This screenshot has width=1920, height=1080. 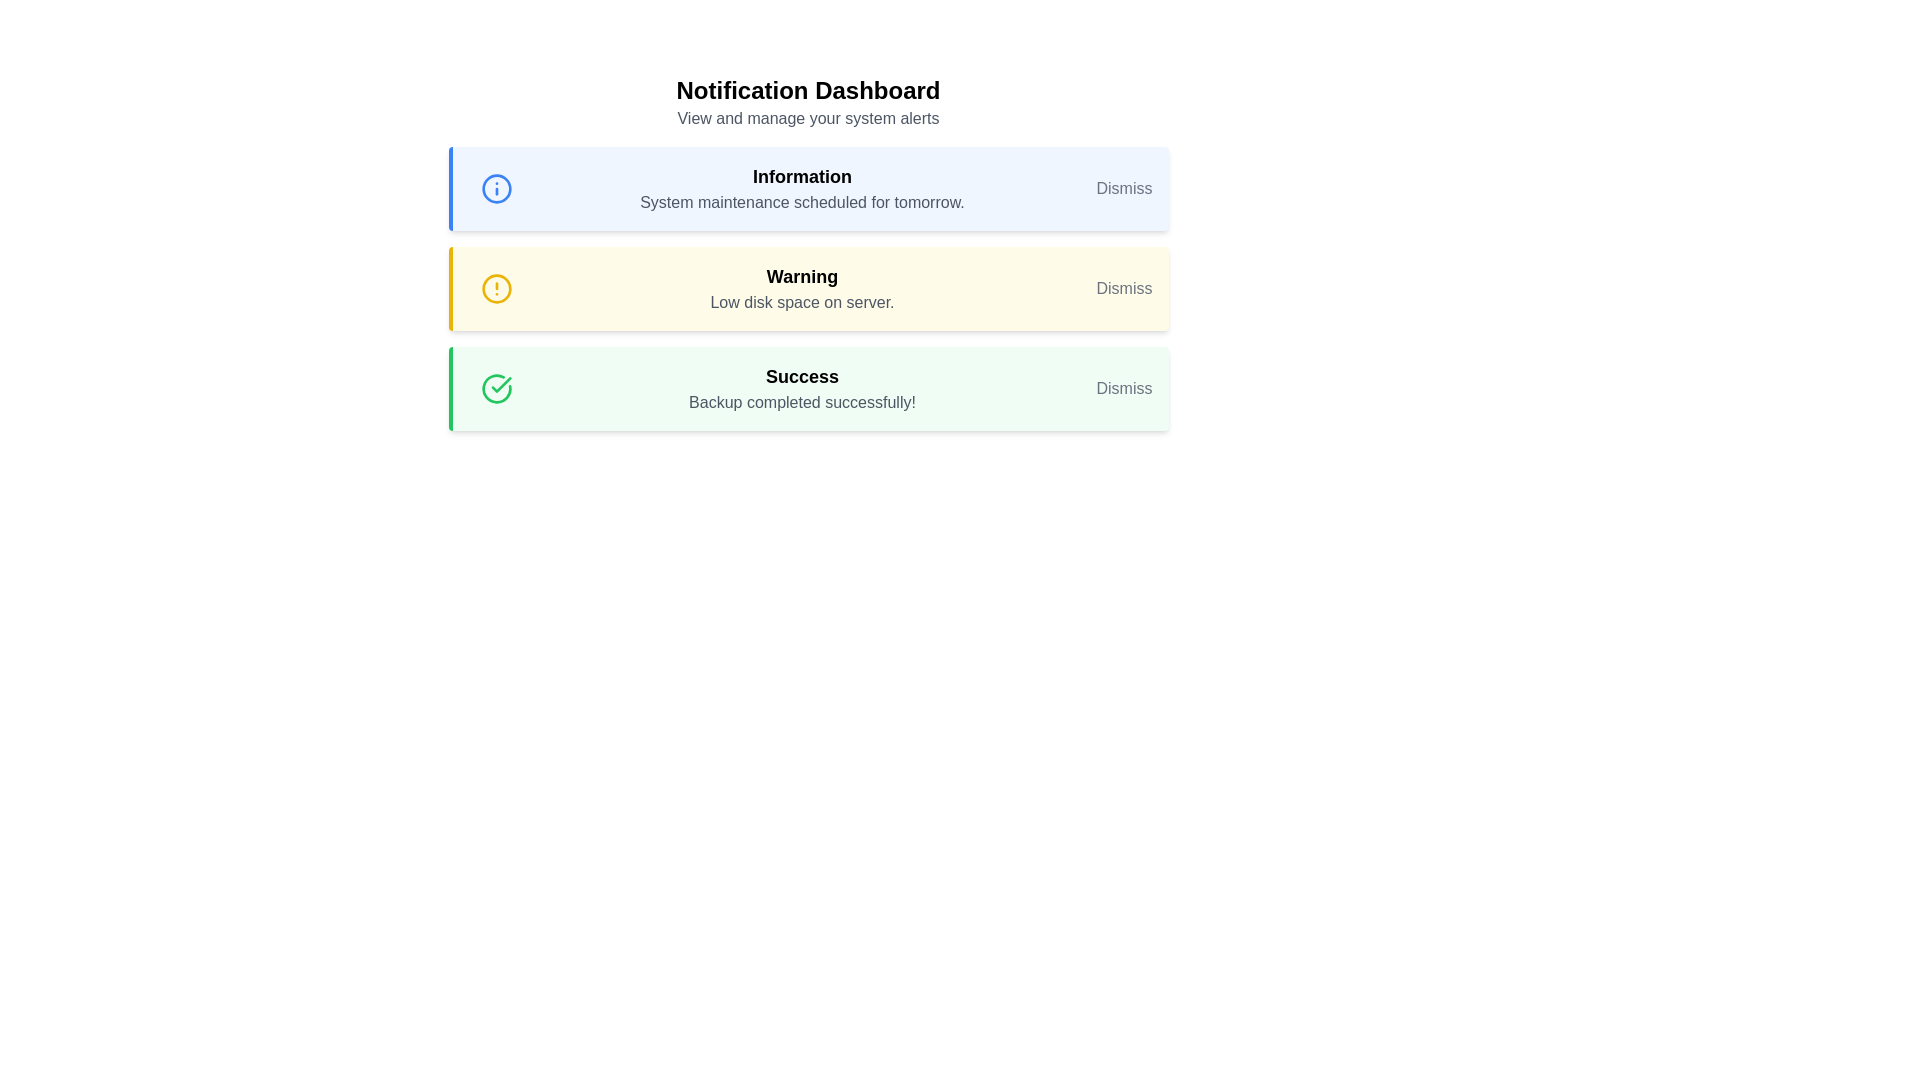 What do you see at coordinates (808, 119) in the screenshot?
I see `the Text Label that provides a description for the 'Notification Dashboard', located below the main heading` at bounding box center [808, 119].